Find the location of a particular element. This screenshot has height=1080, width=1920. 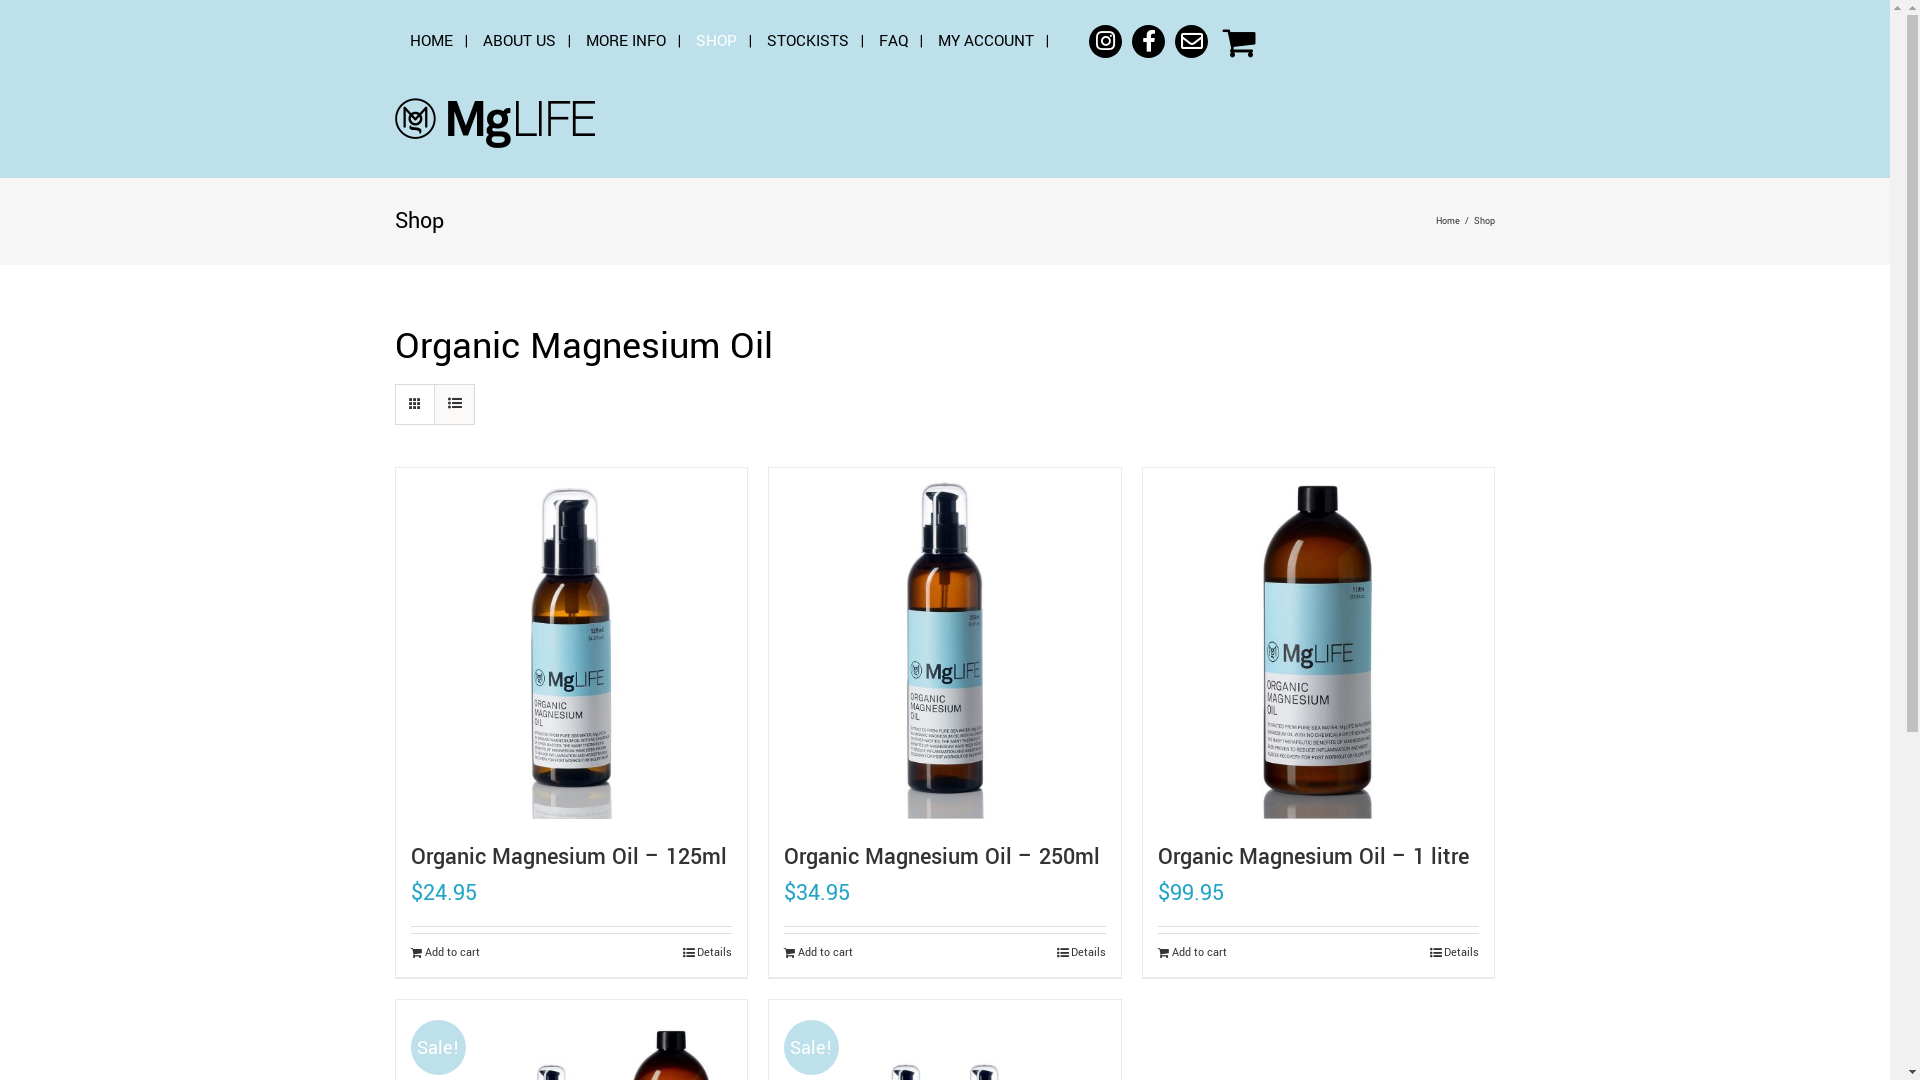

'SHOP' is located at coordinates (696, 41).